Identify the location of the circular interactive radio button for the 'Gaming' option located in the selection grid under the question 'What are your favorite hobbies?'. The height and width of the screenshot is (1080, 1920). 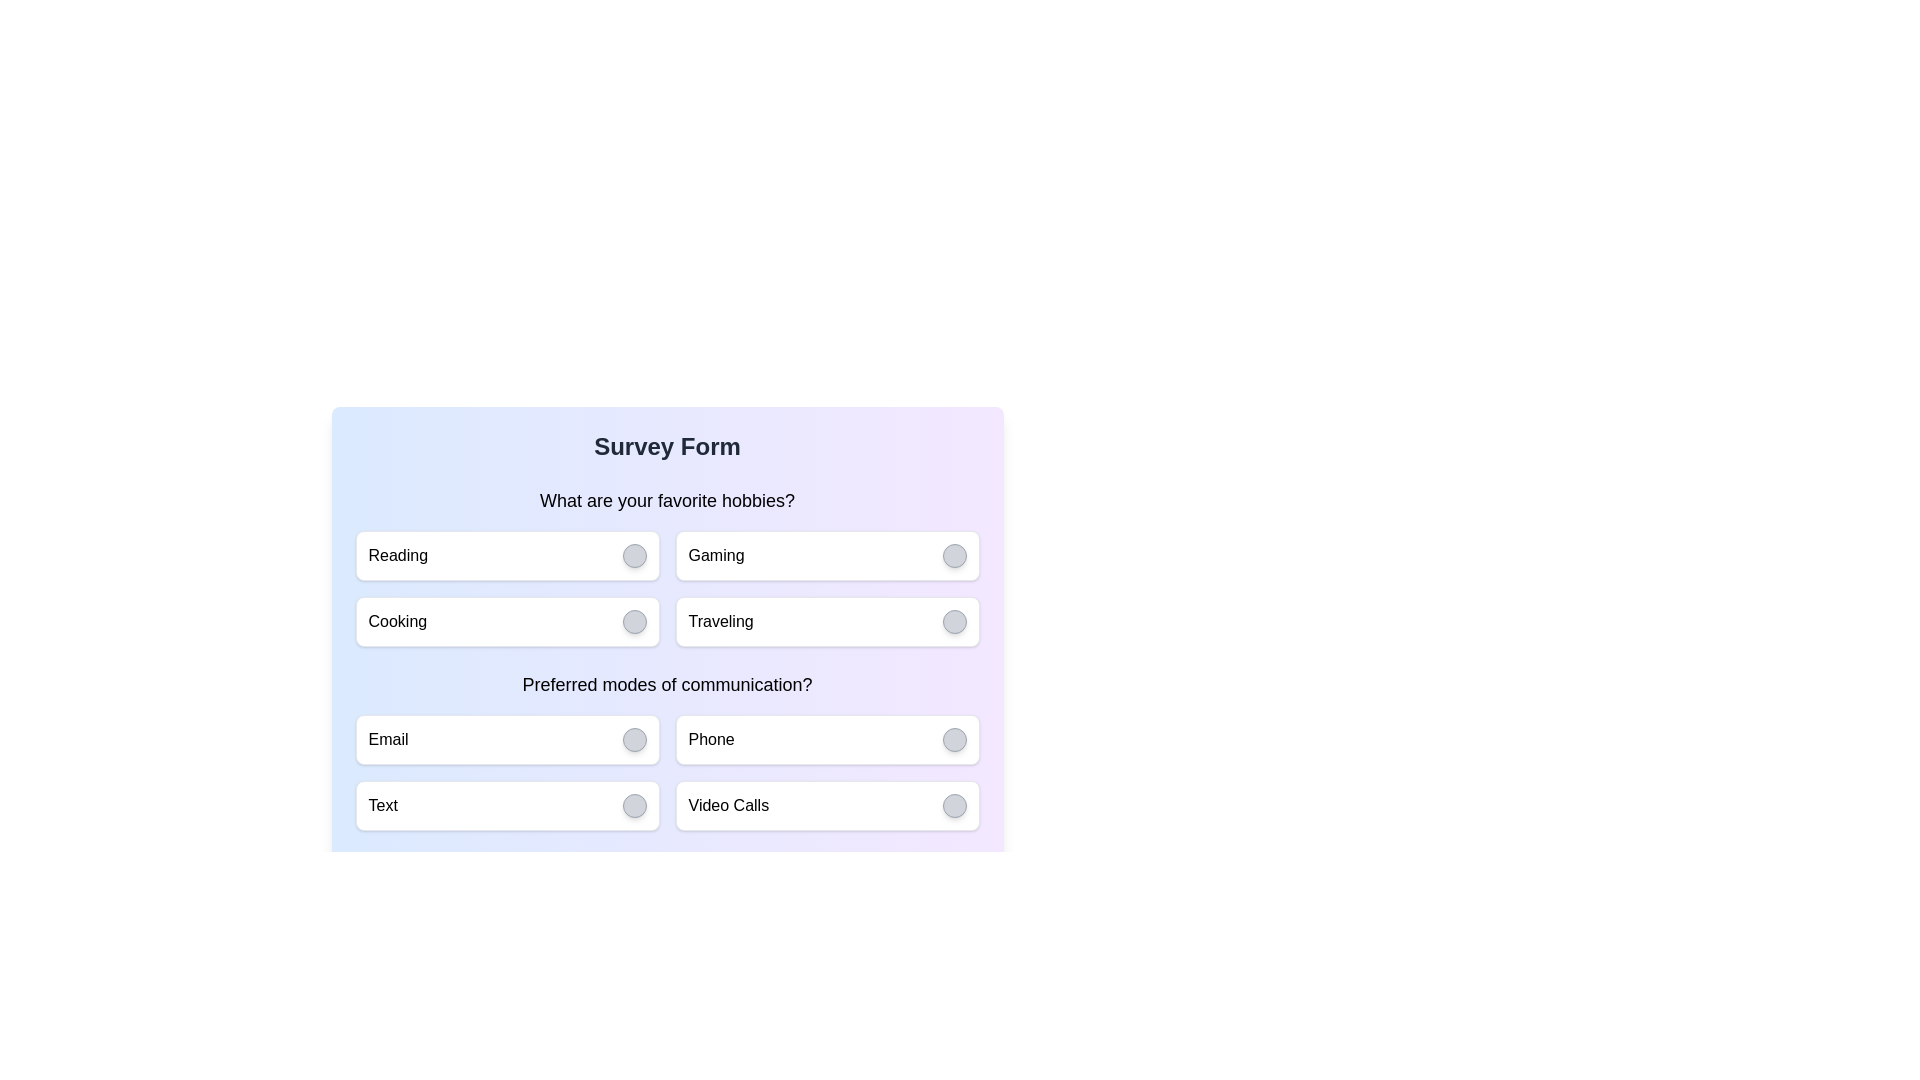
(827, 555).